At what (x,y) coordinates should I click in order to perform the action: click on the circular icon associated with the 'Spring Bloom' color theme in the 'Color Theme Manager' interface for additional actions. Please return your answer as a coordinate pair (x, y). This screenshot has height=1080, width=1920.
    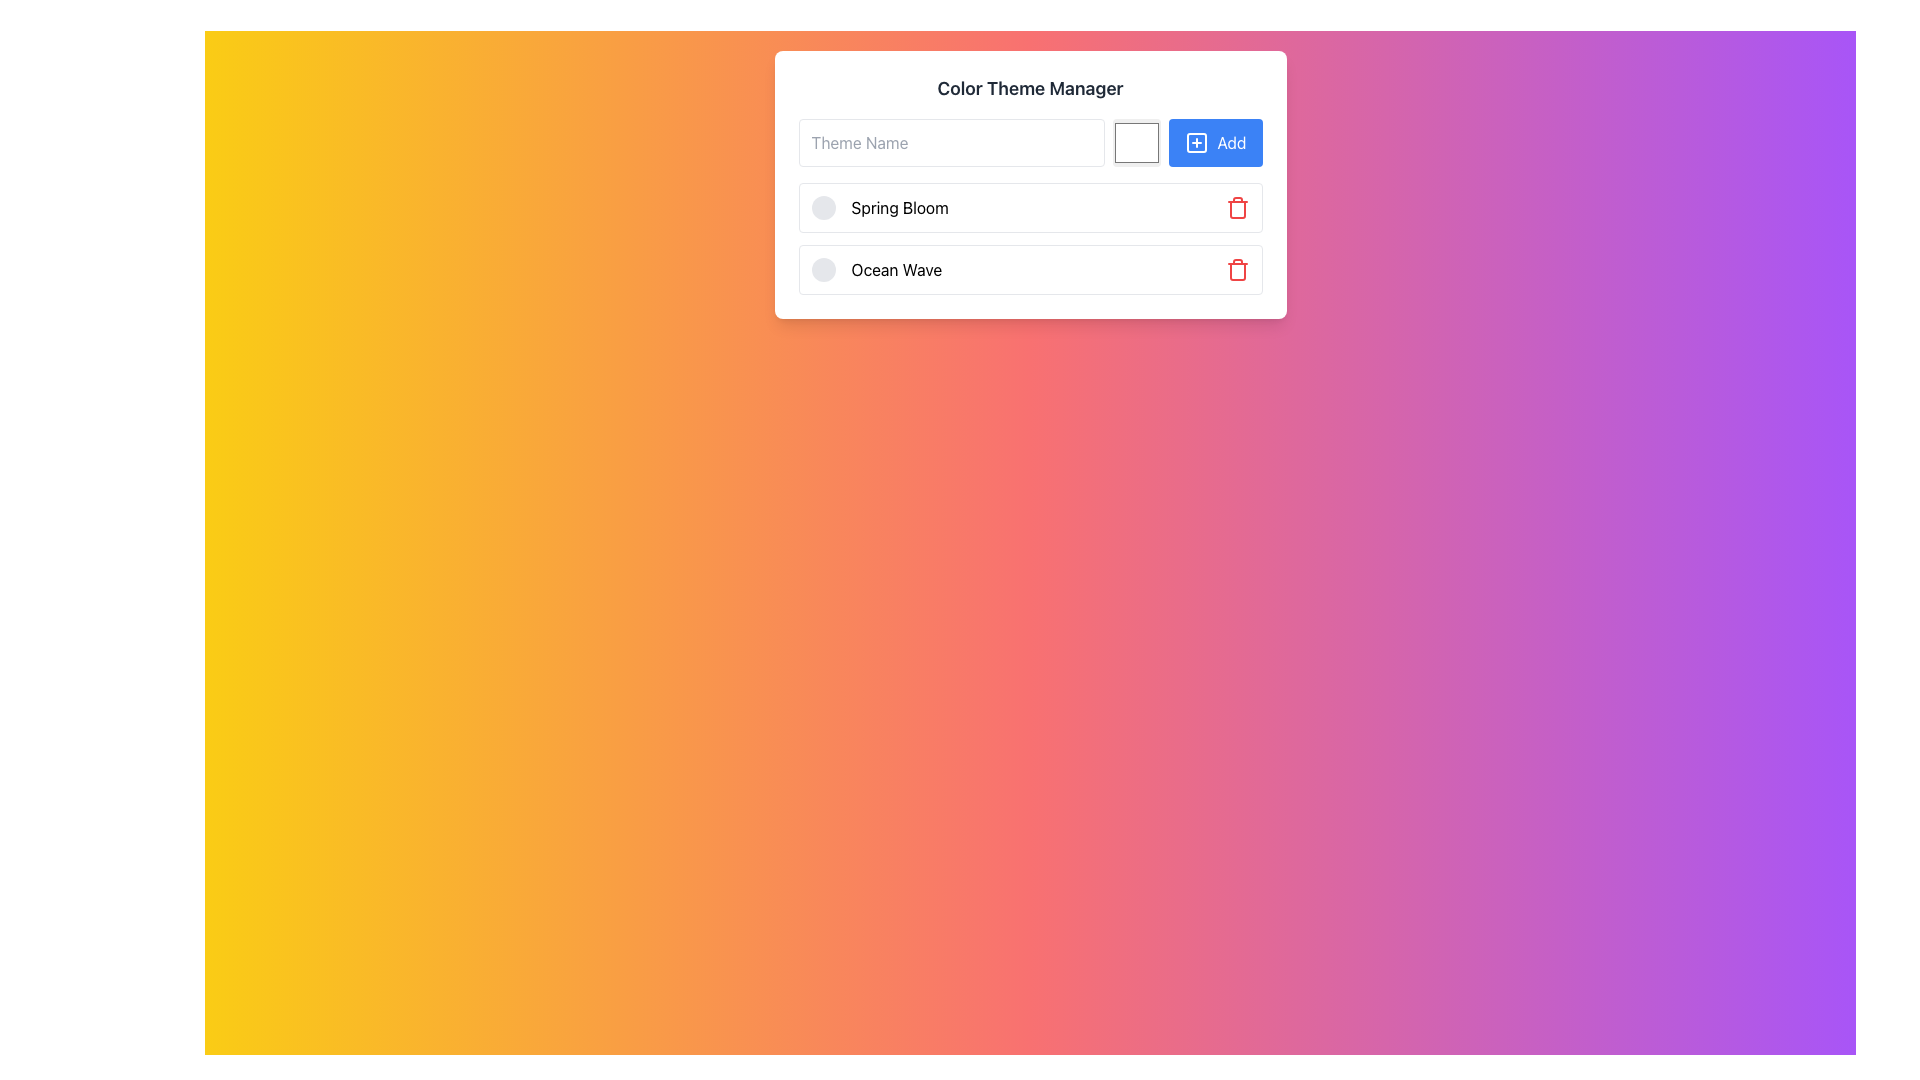
    Looking at the image, I should click on (880, 208).